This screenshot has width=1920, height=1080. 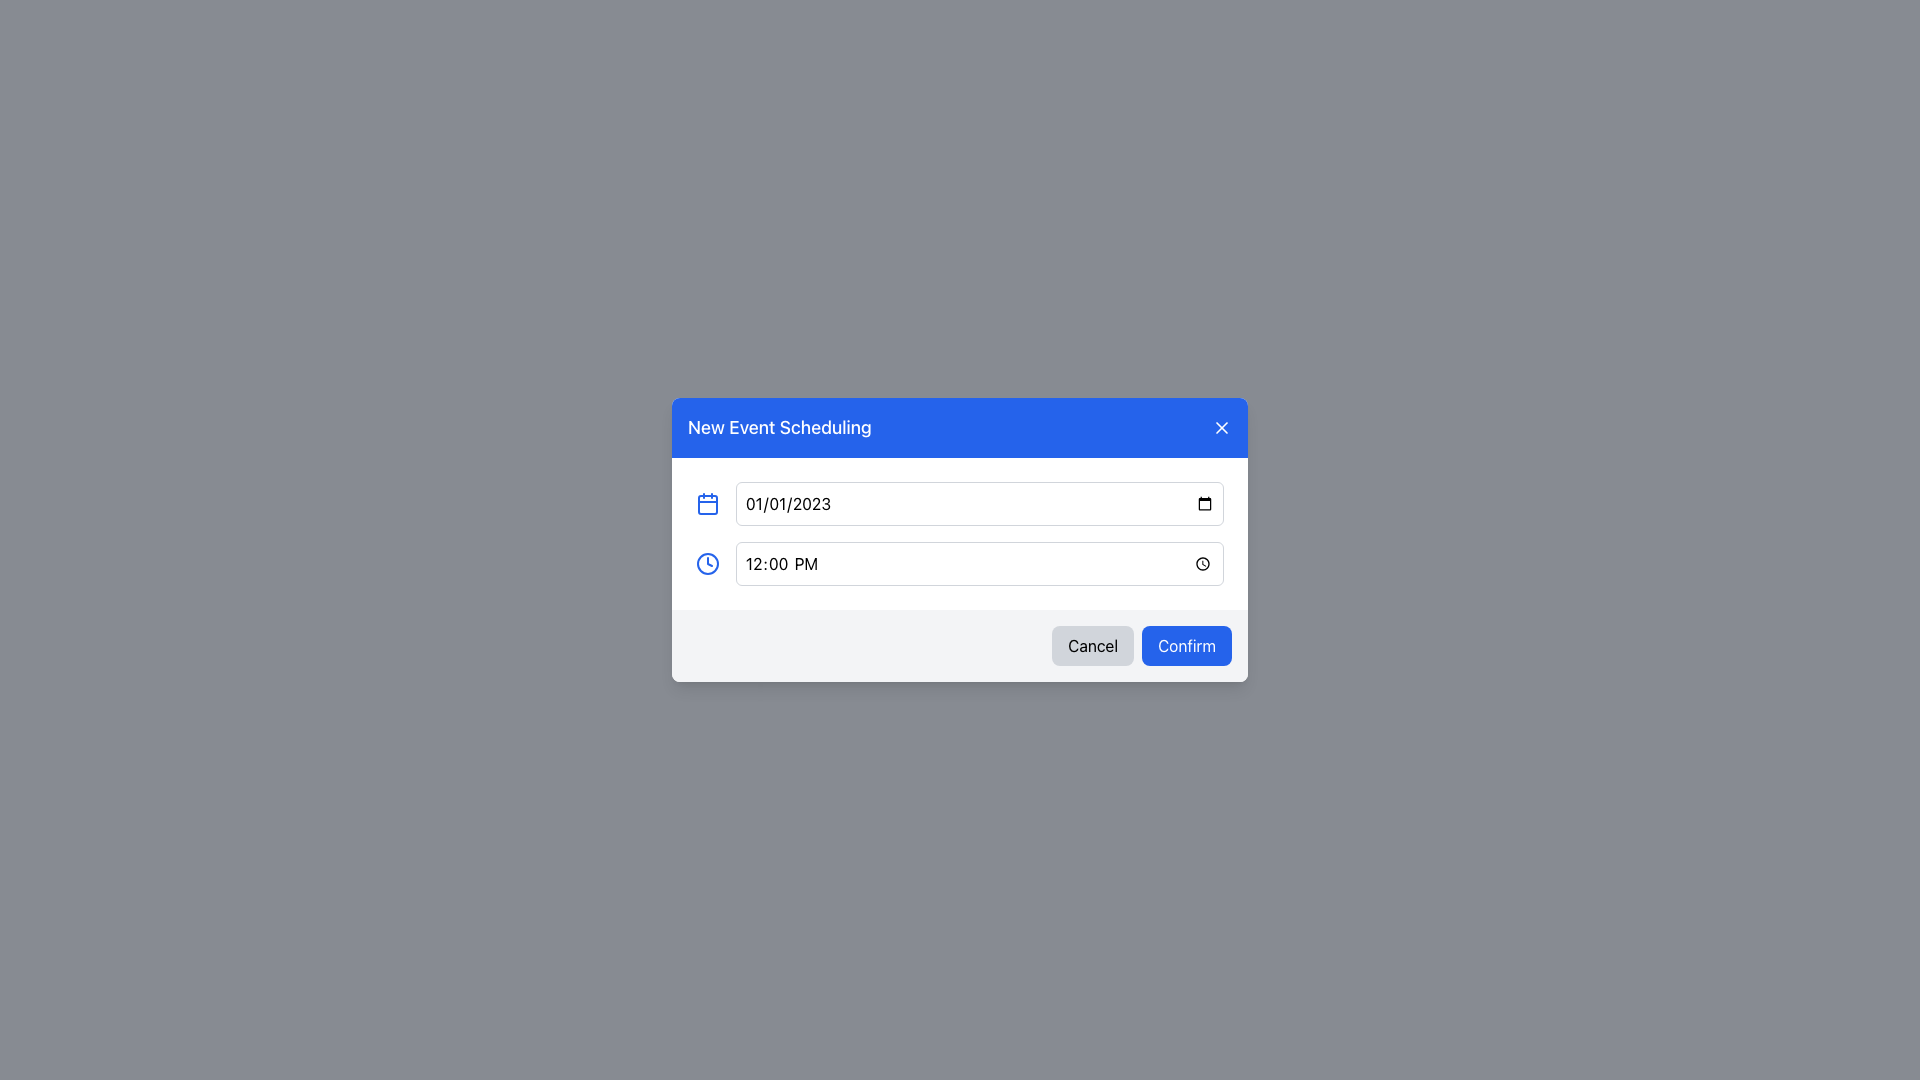 I want to click on the blue calendar icon with a square outline and a grid-like interior pattern, located in the top-left corner of the card layout, adjacent to the date input field, so click(x=708, y=503).